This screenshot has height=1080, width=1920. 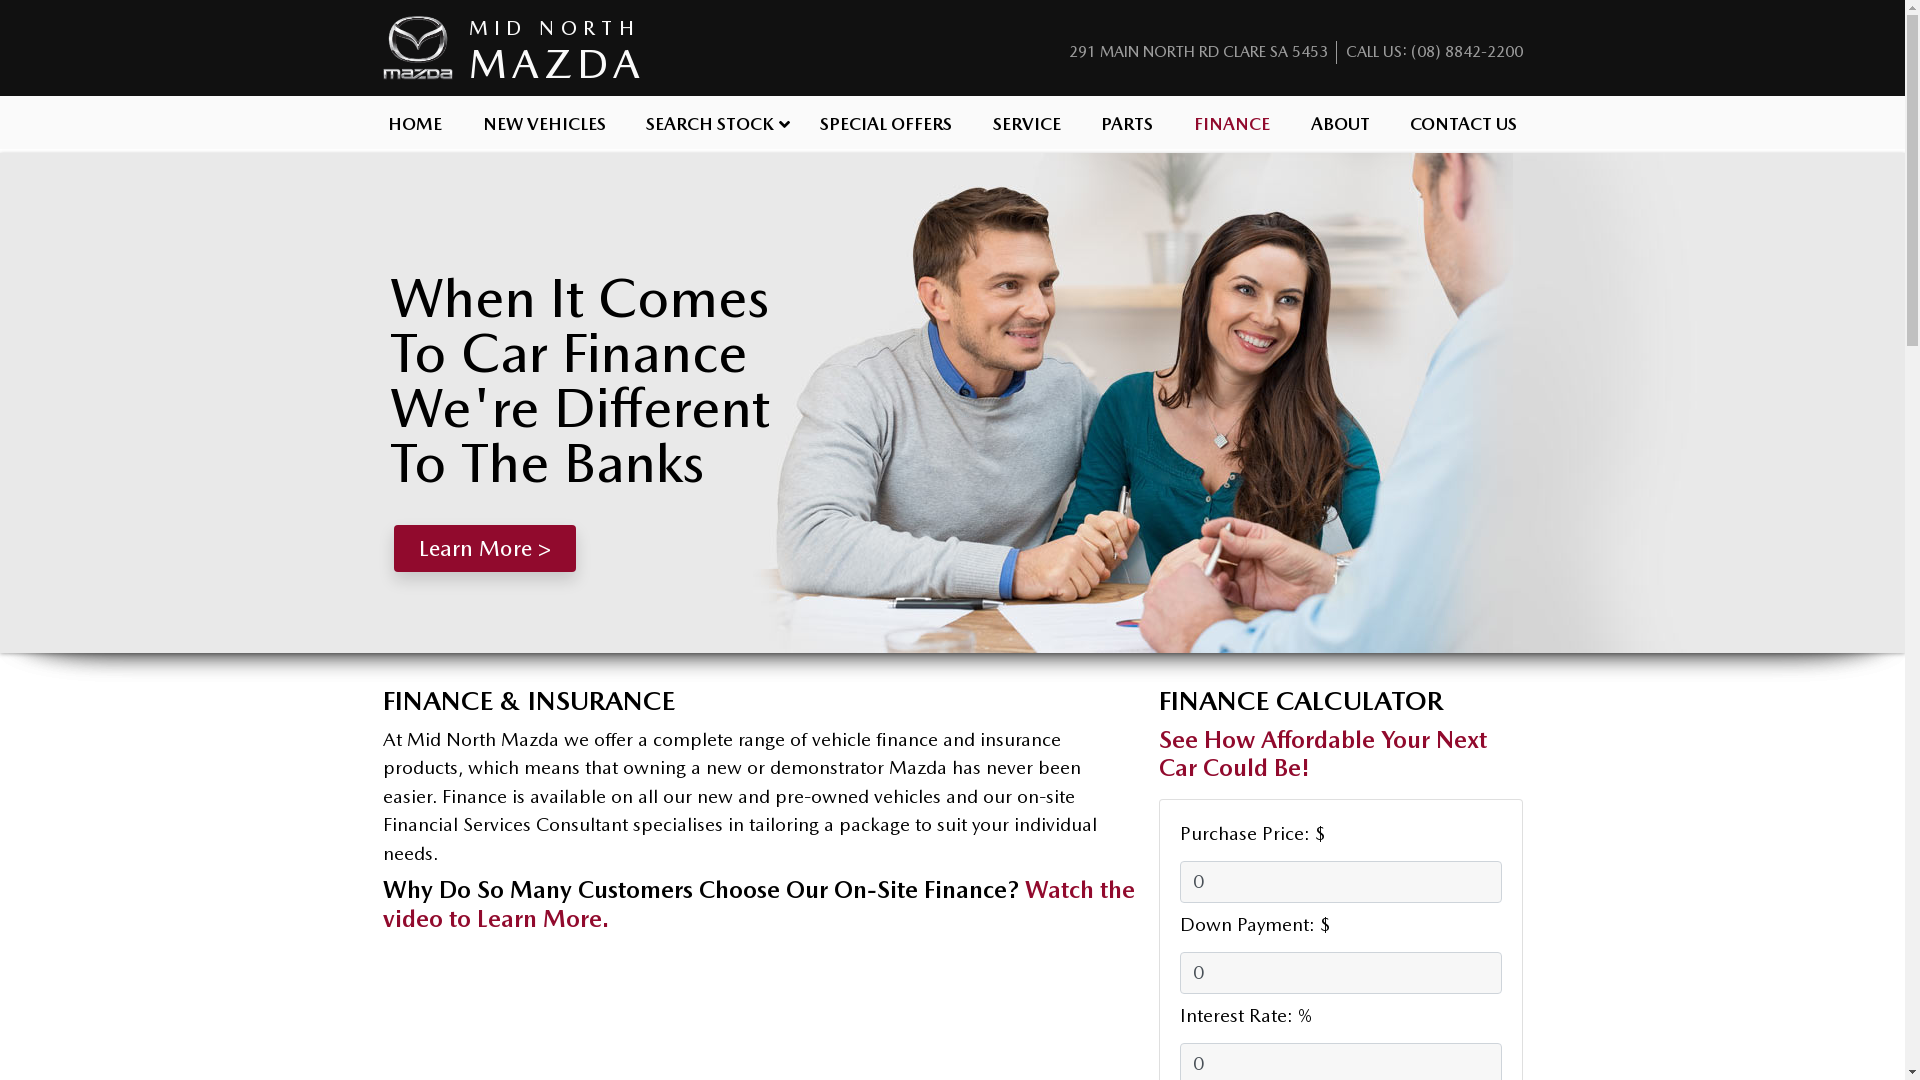 I want to click on 'PARTS', so click(x=1079, y=122).